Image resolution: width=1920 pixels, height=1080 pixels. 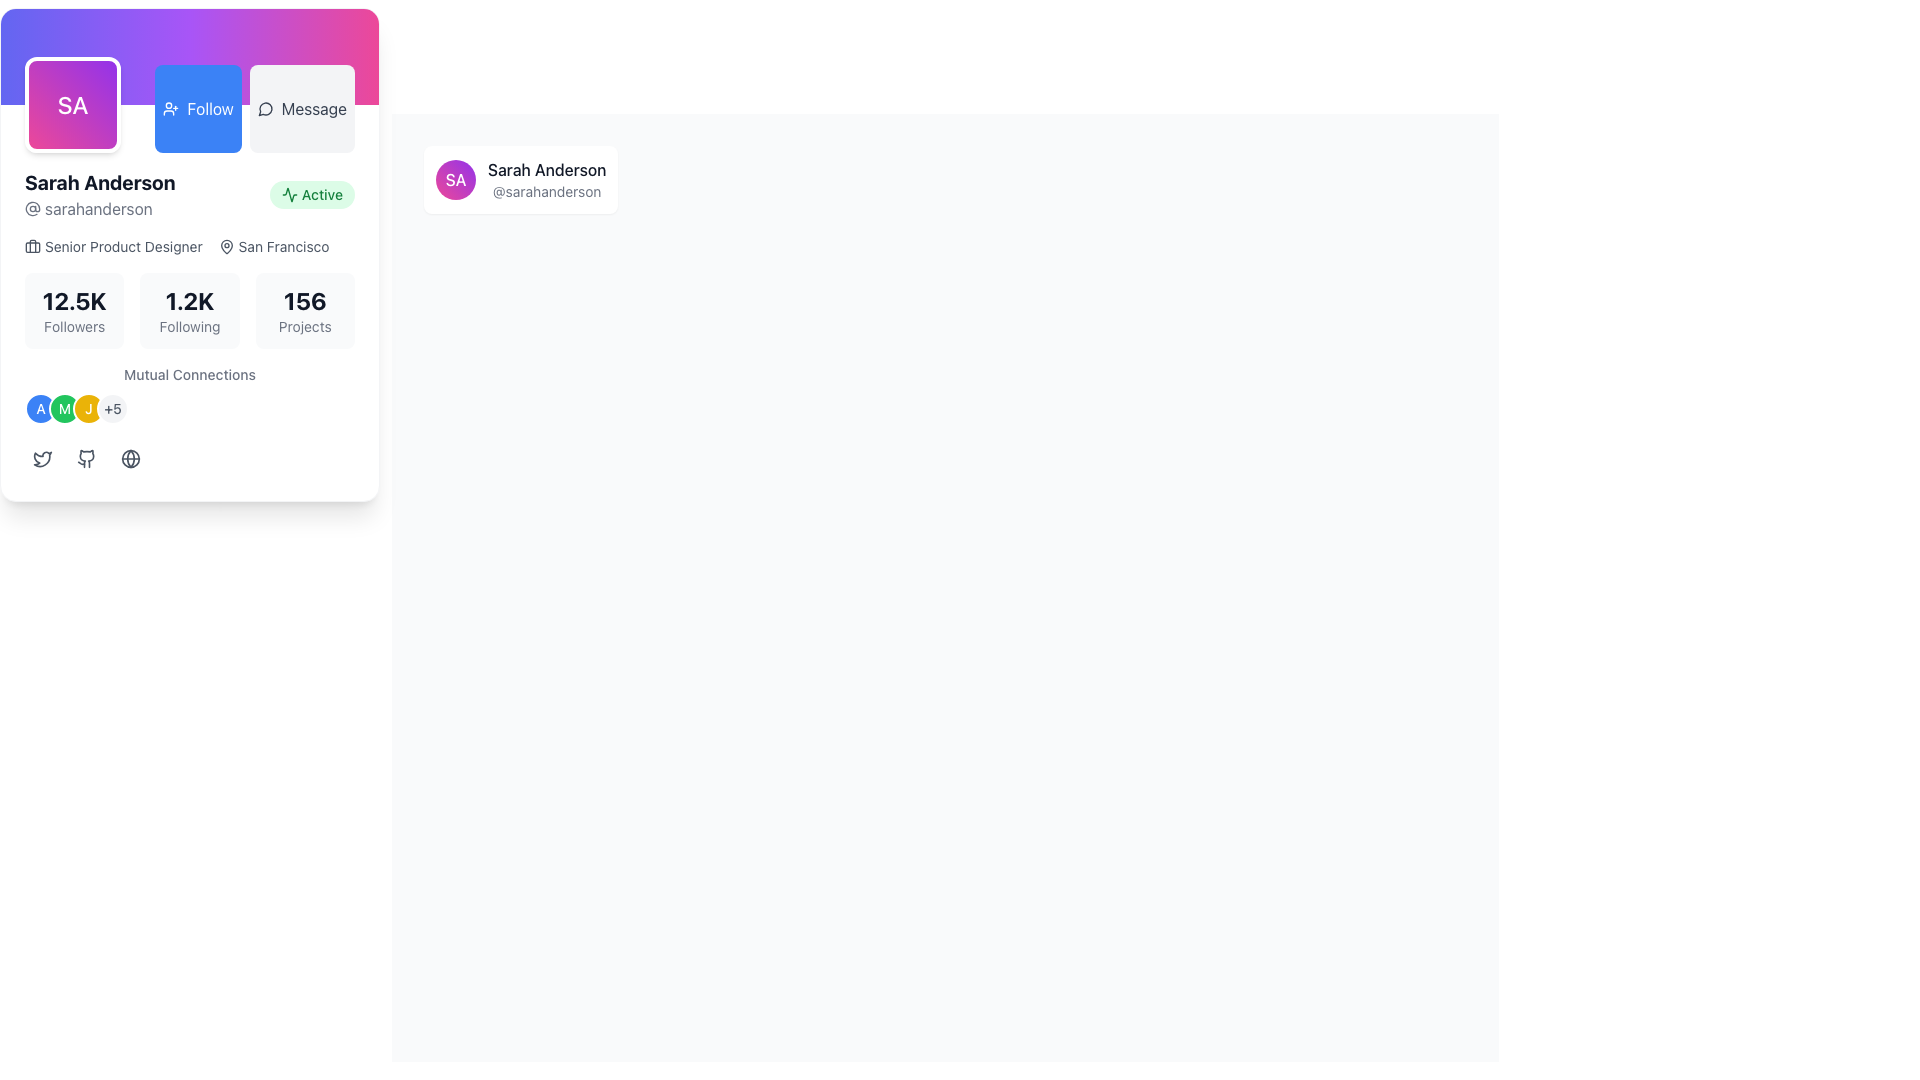 What do you see at coordinates (313, 108) in the screenshot?
I see `the text value of the 'Message' label, which is displayed in dark gray and is part of the interactive button group in the top-right area of the user card layout` at bounding box center [313, 108].